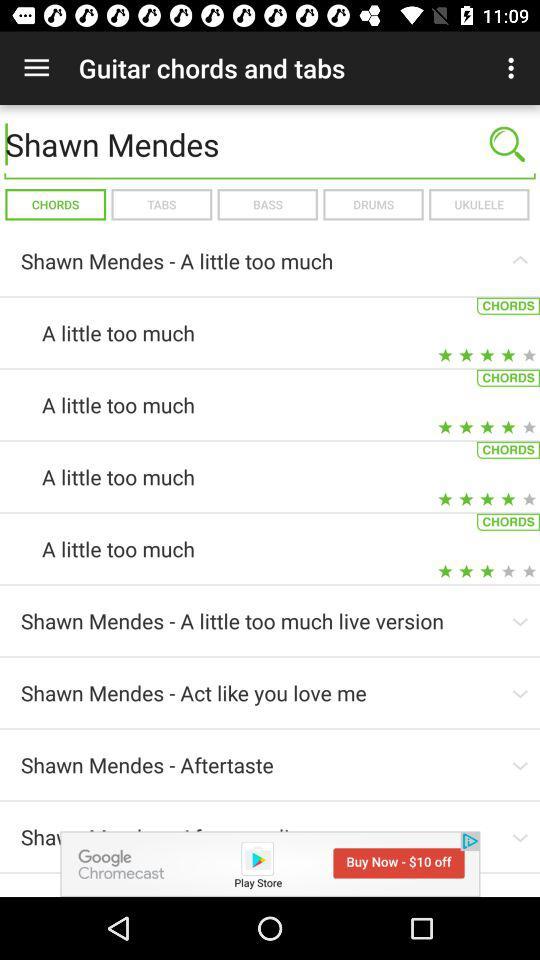 This screenshot has height=960, width=540. I want to click on drums icon, so click(373, 204).